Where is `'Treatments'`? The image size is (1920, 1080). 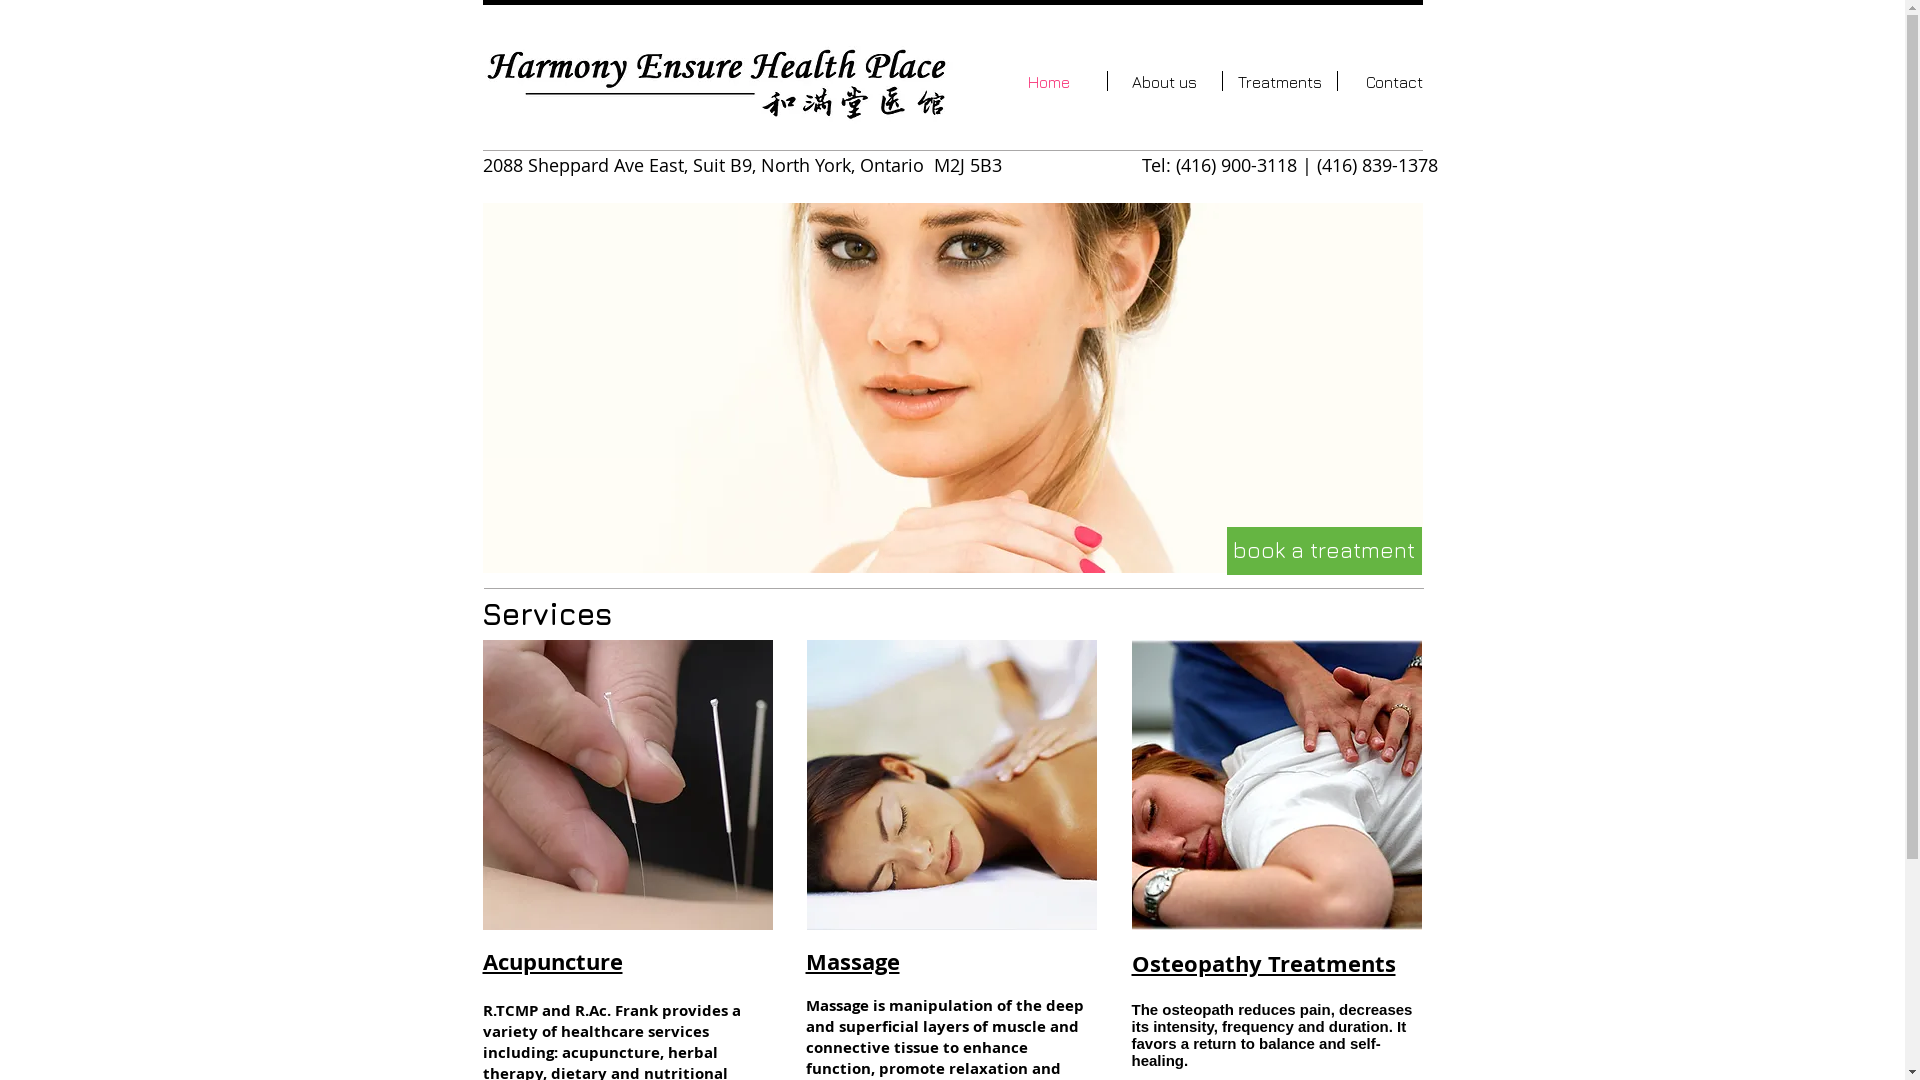 'Treatments' is located at coordinates (1277, 80).